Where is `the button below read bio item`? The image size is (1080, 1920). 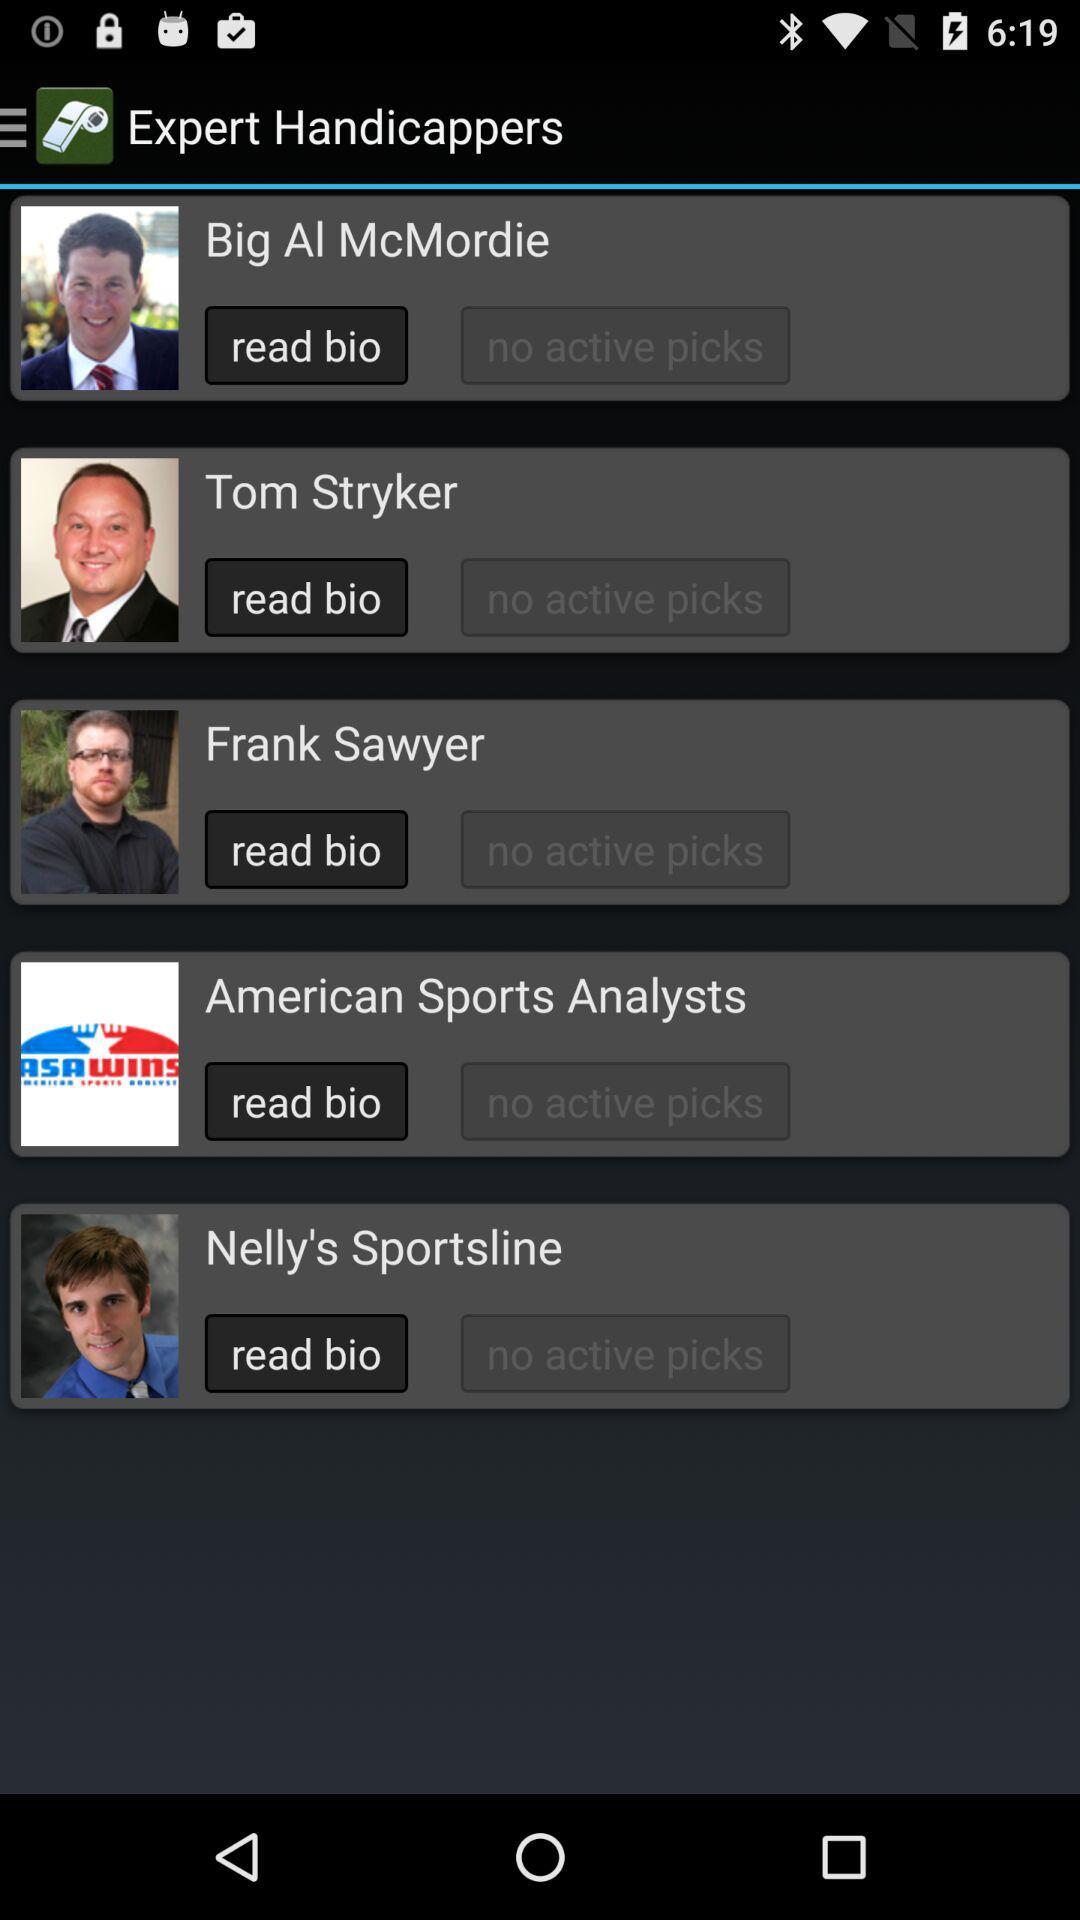
the button below read bio item is located at coordinates (343, 741).